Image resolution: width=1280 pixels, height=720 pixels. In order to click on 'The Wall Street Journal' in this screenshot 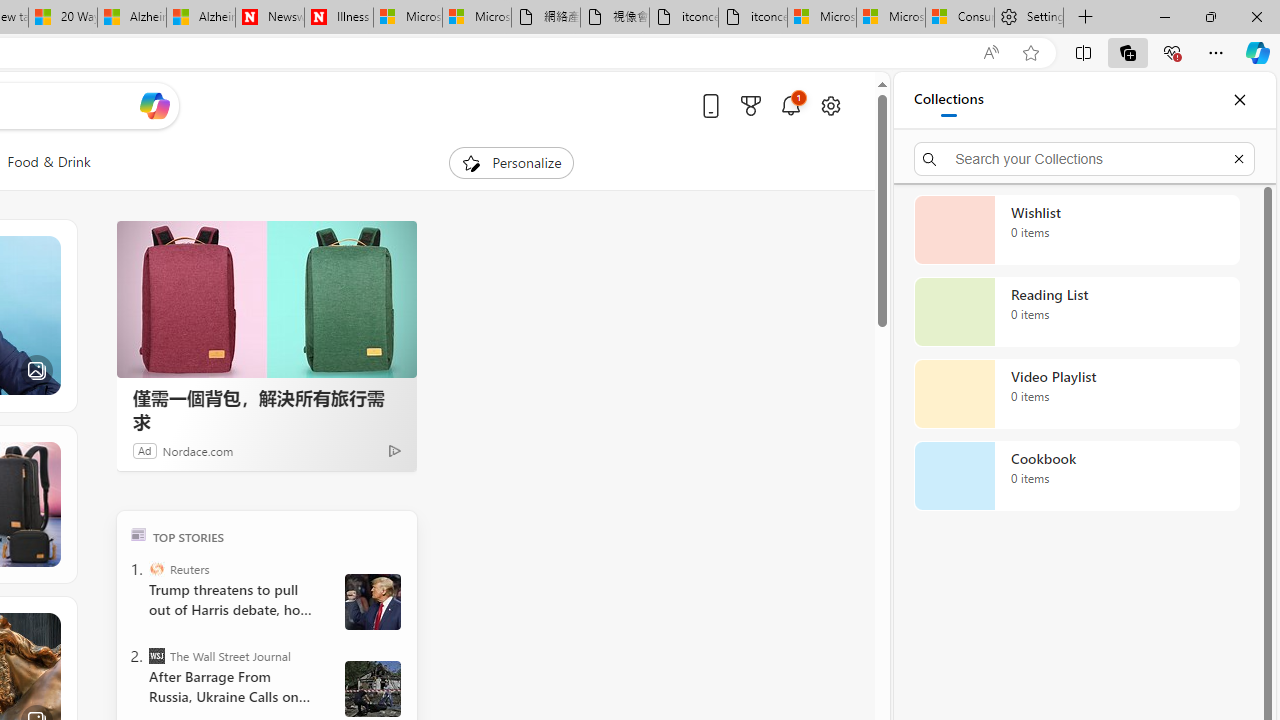, I will do `click(155, 655)`.